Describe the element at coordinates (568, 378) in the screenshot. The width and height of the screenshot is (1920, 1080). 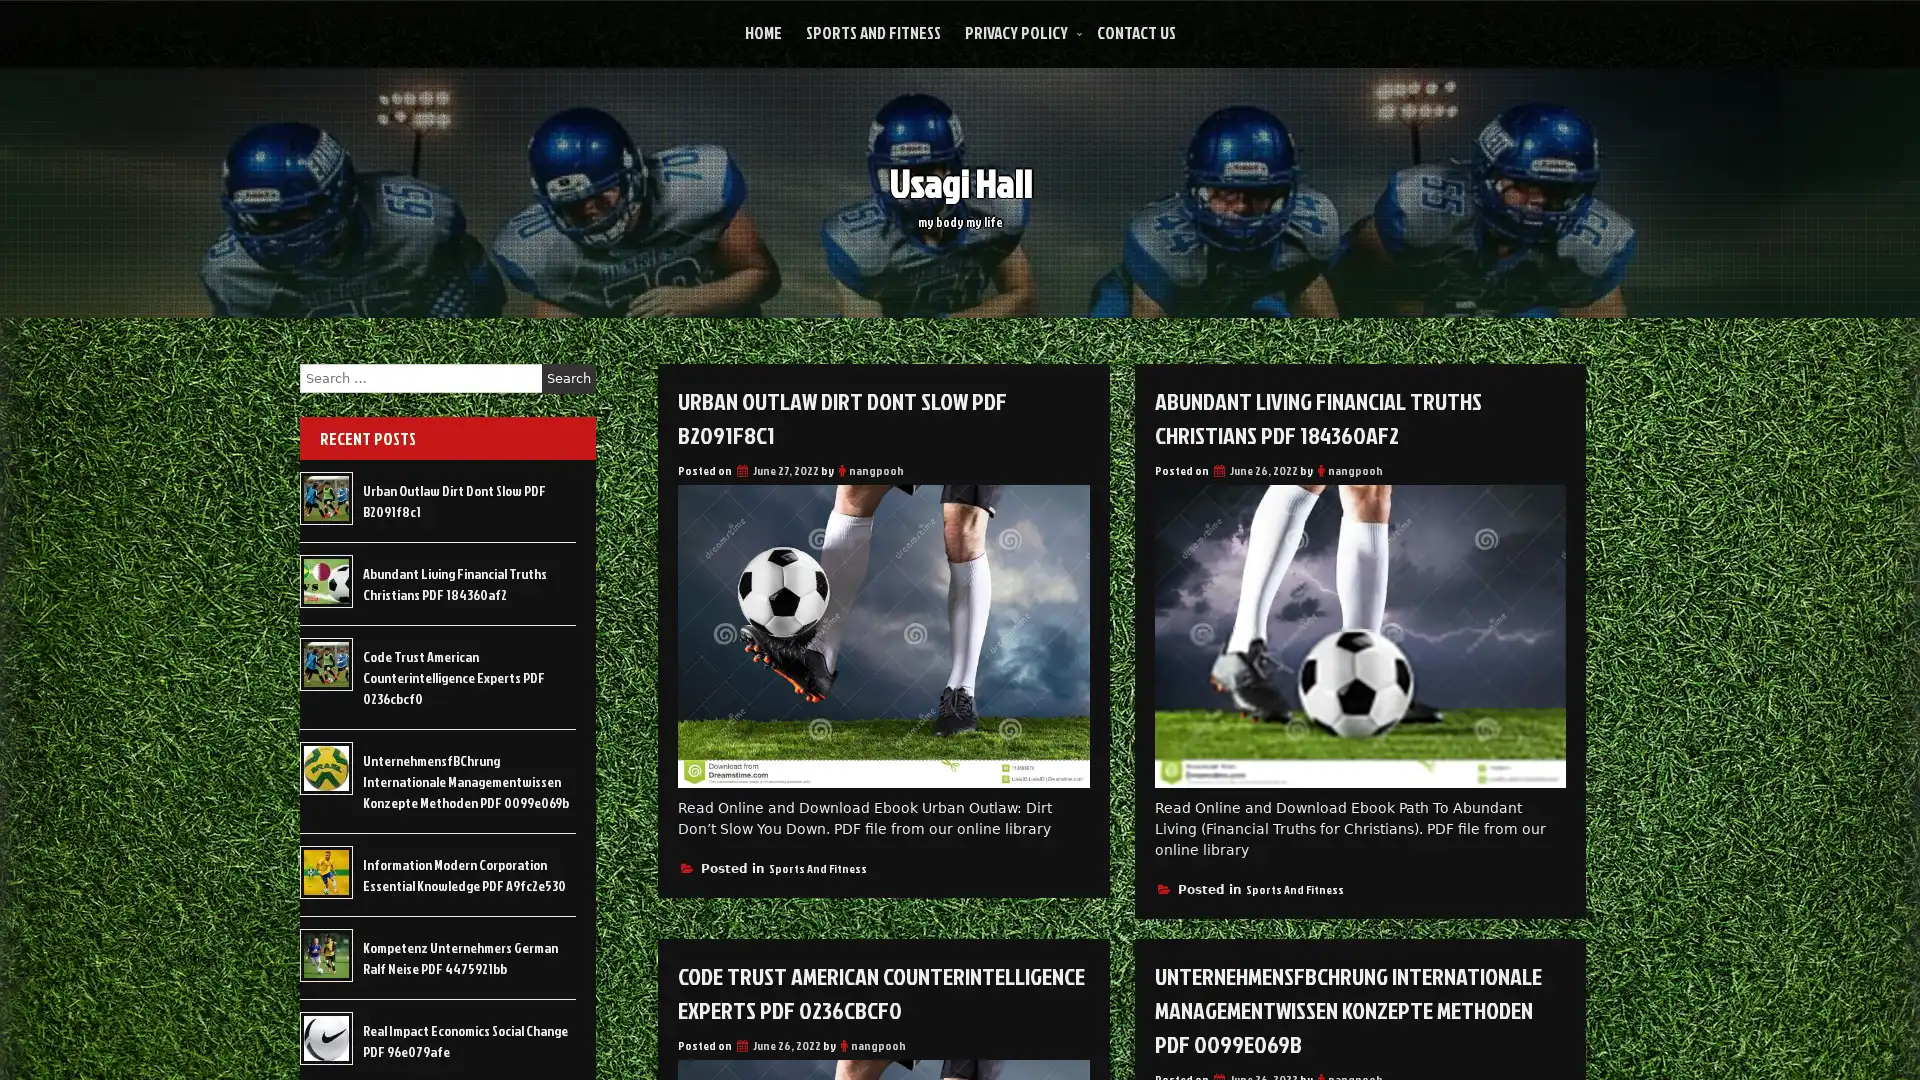
I see `Search` at that location.